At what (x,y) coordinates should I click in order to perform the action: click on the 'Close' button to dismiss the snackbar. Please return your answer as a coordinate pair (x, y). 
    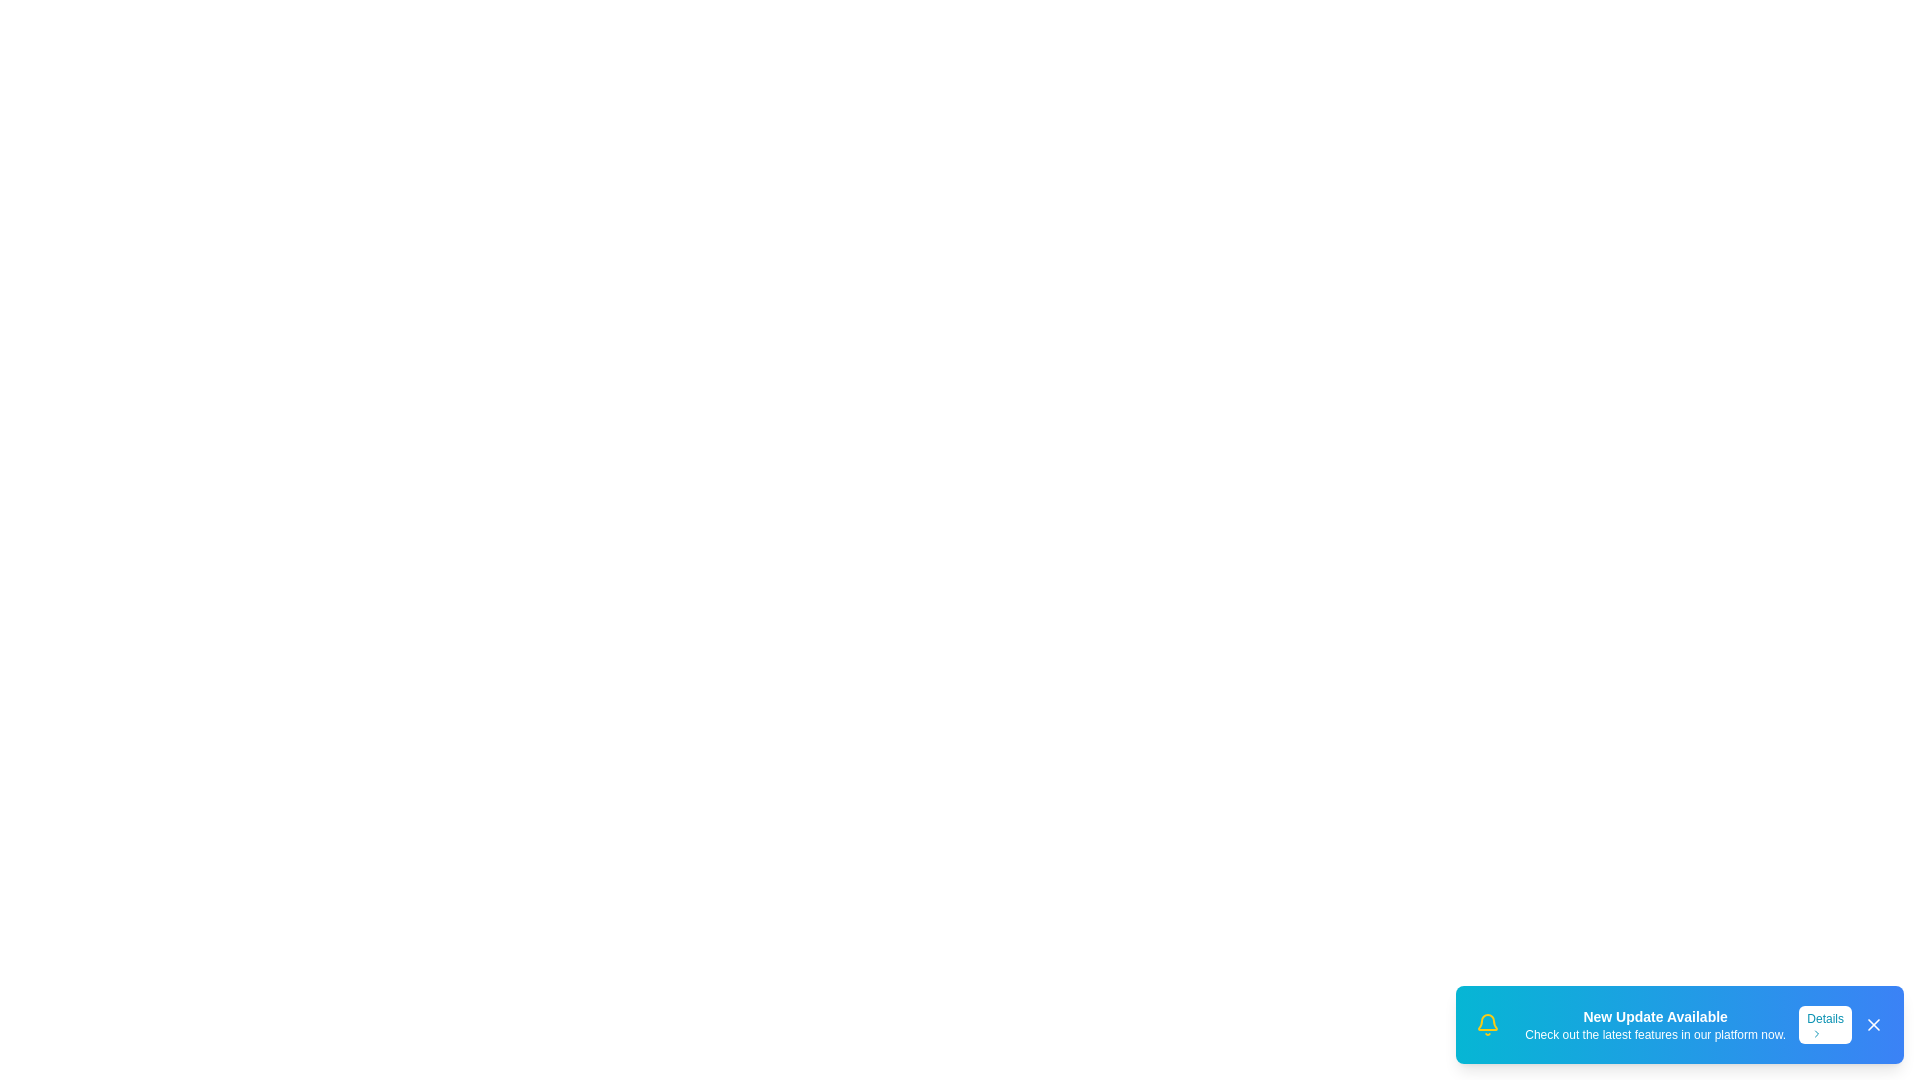
    Looking at the image, I should click on (1872, 1025).